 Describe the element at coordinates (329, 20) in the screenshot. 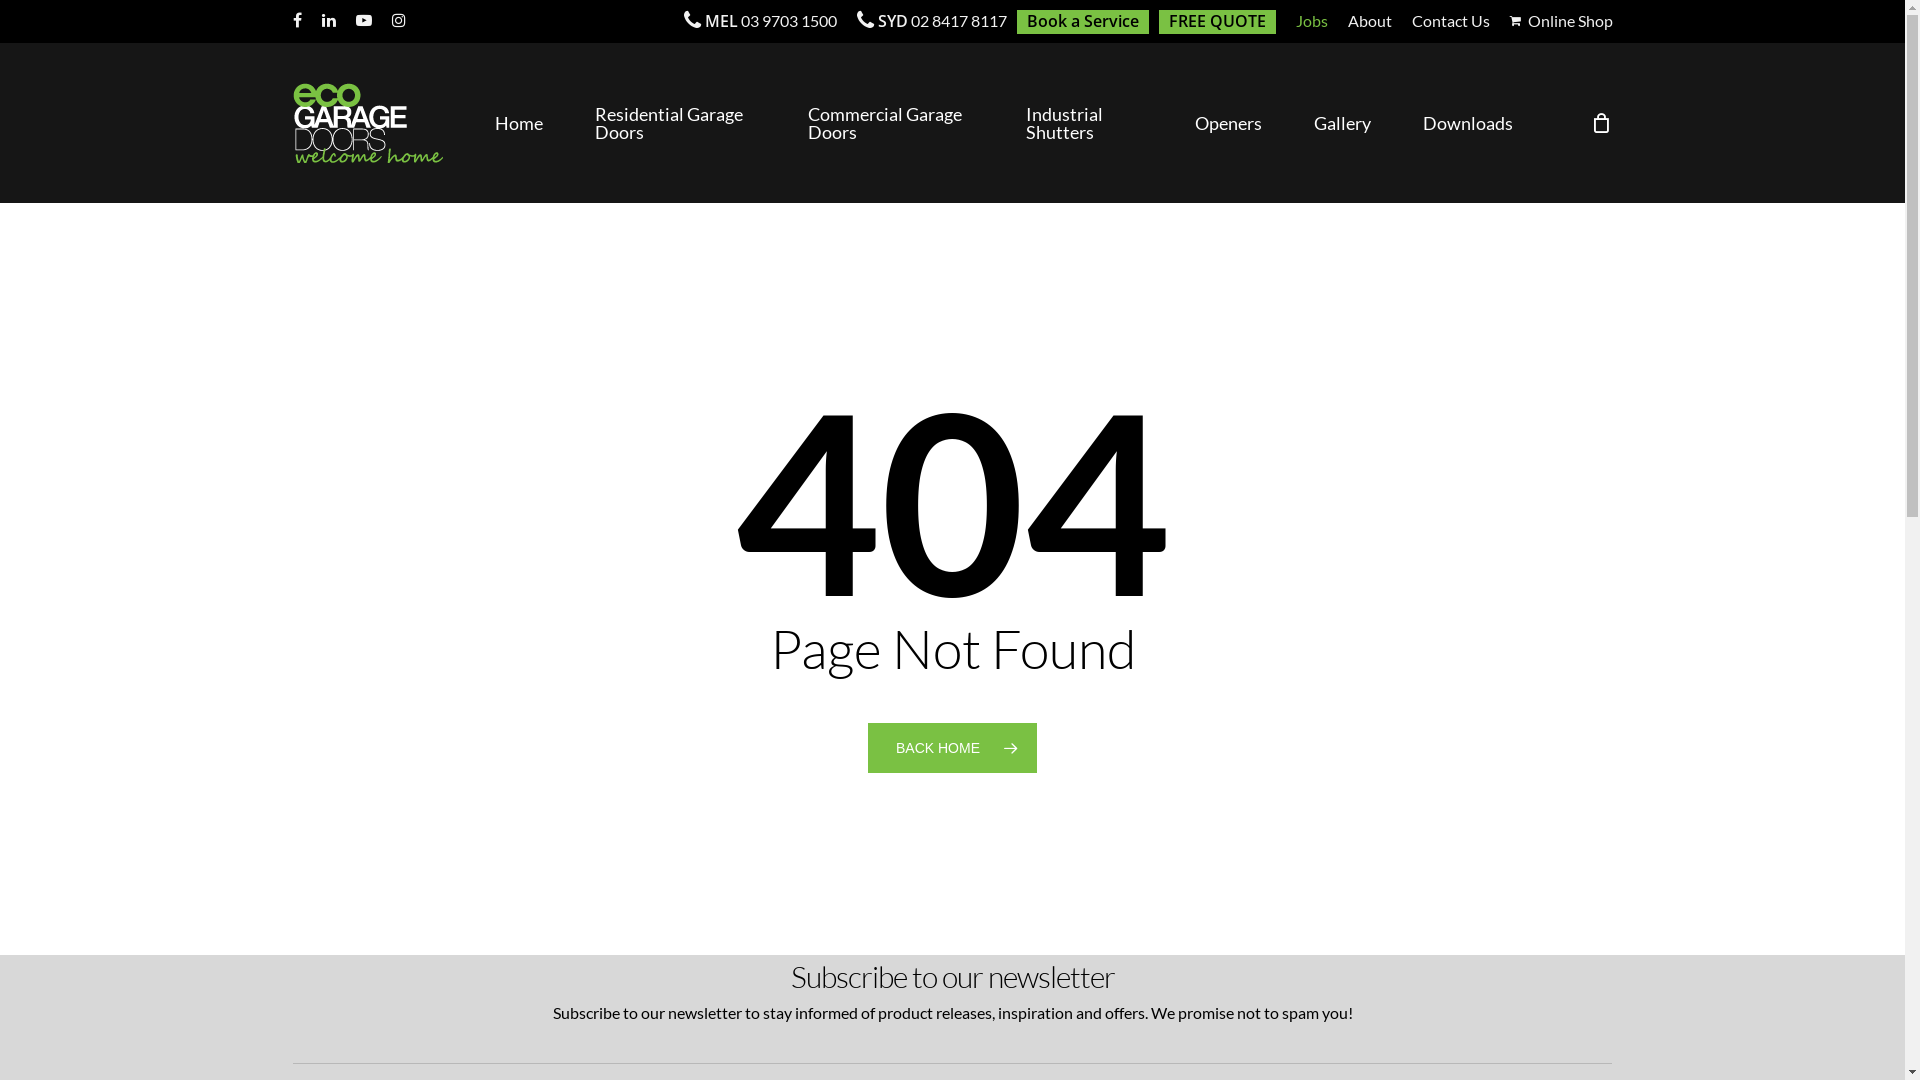

I see `'linkedin'` at that location.